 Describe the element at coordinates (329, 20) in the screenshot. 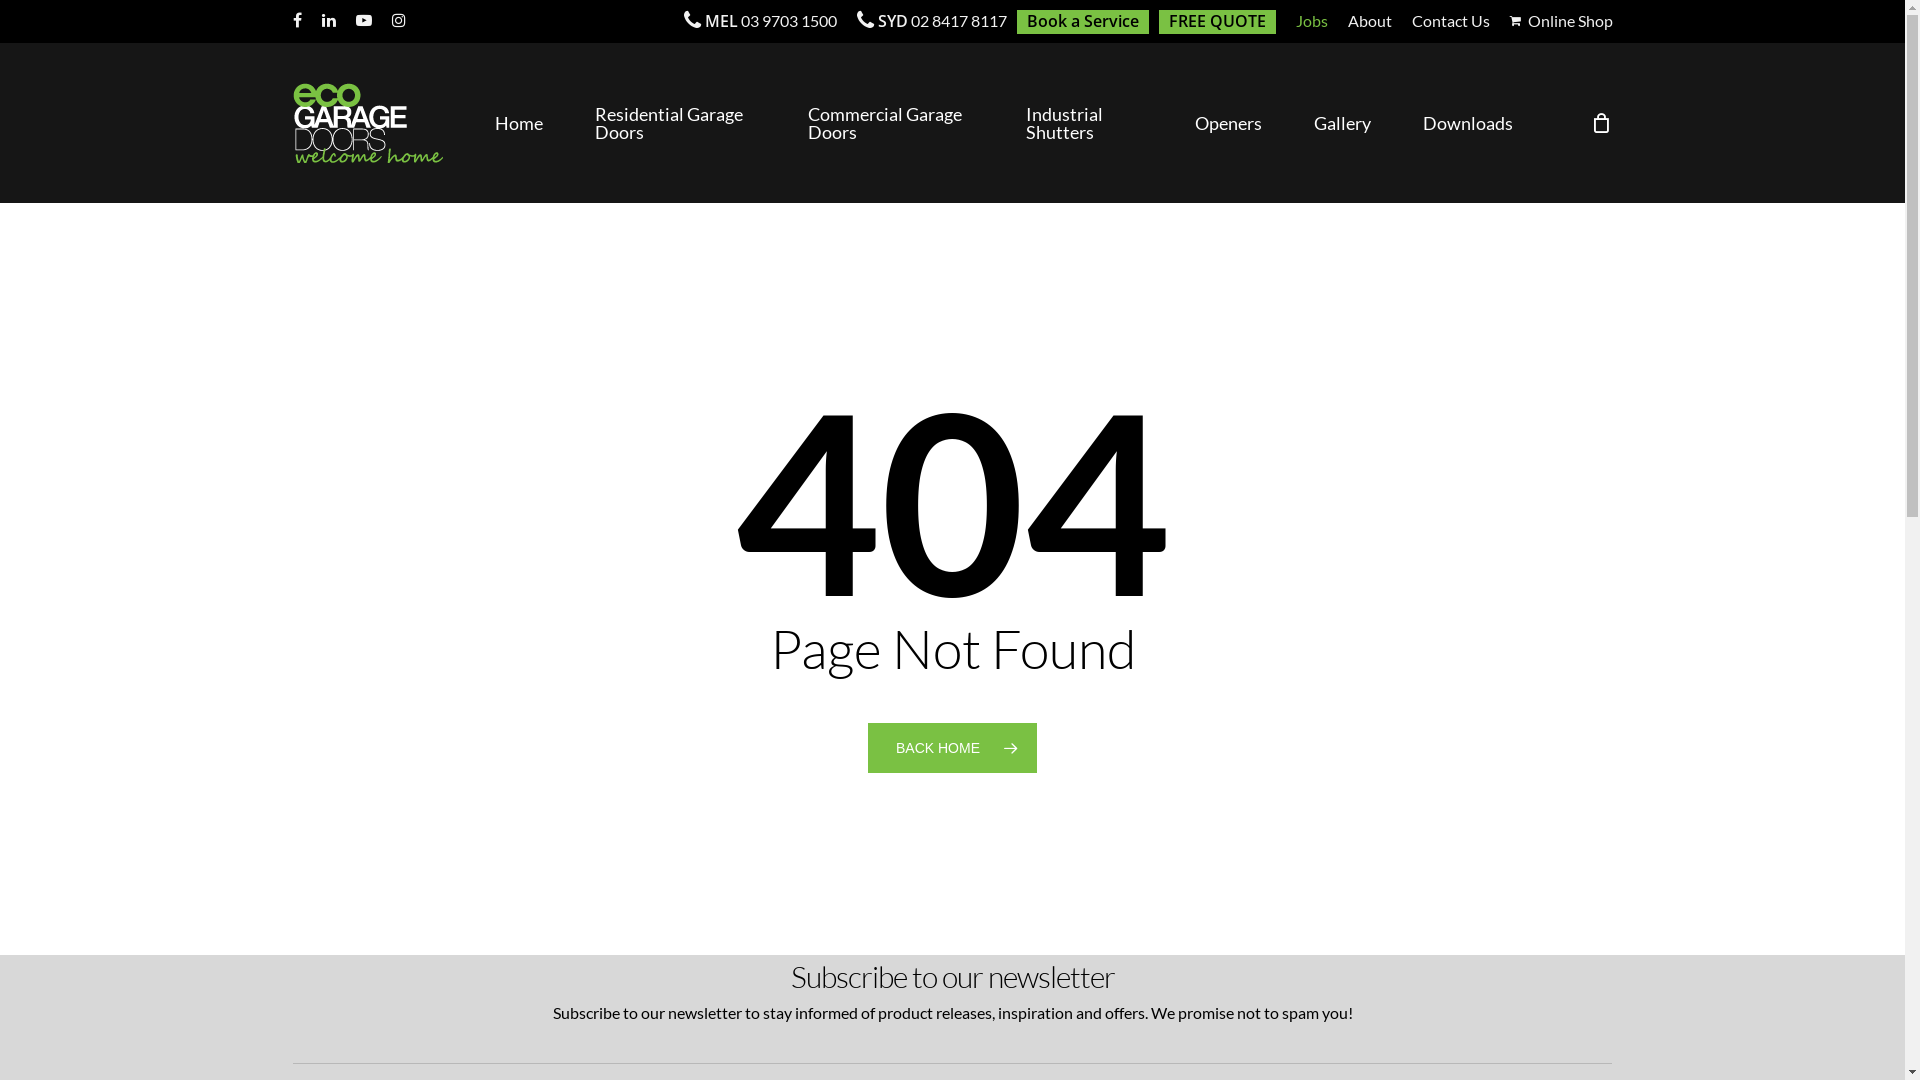

I see `'linkedin'` at that location.